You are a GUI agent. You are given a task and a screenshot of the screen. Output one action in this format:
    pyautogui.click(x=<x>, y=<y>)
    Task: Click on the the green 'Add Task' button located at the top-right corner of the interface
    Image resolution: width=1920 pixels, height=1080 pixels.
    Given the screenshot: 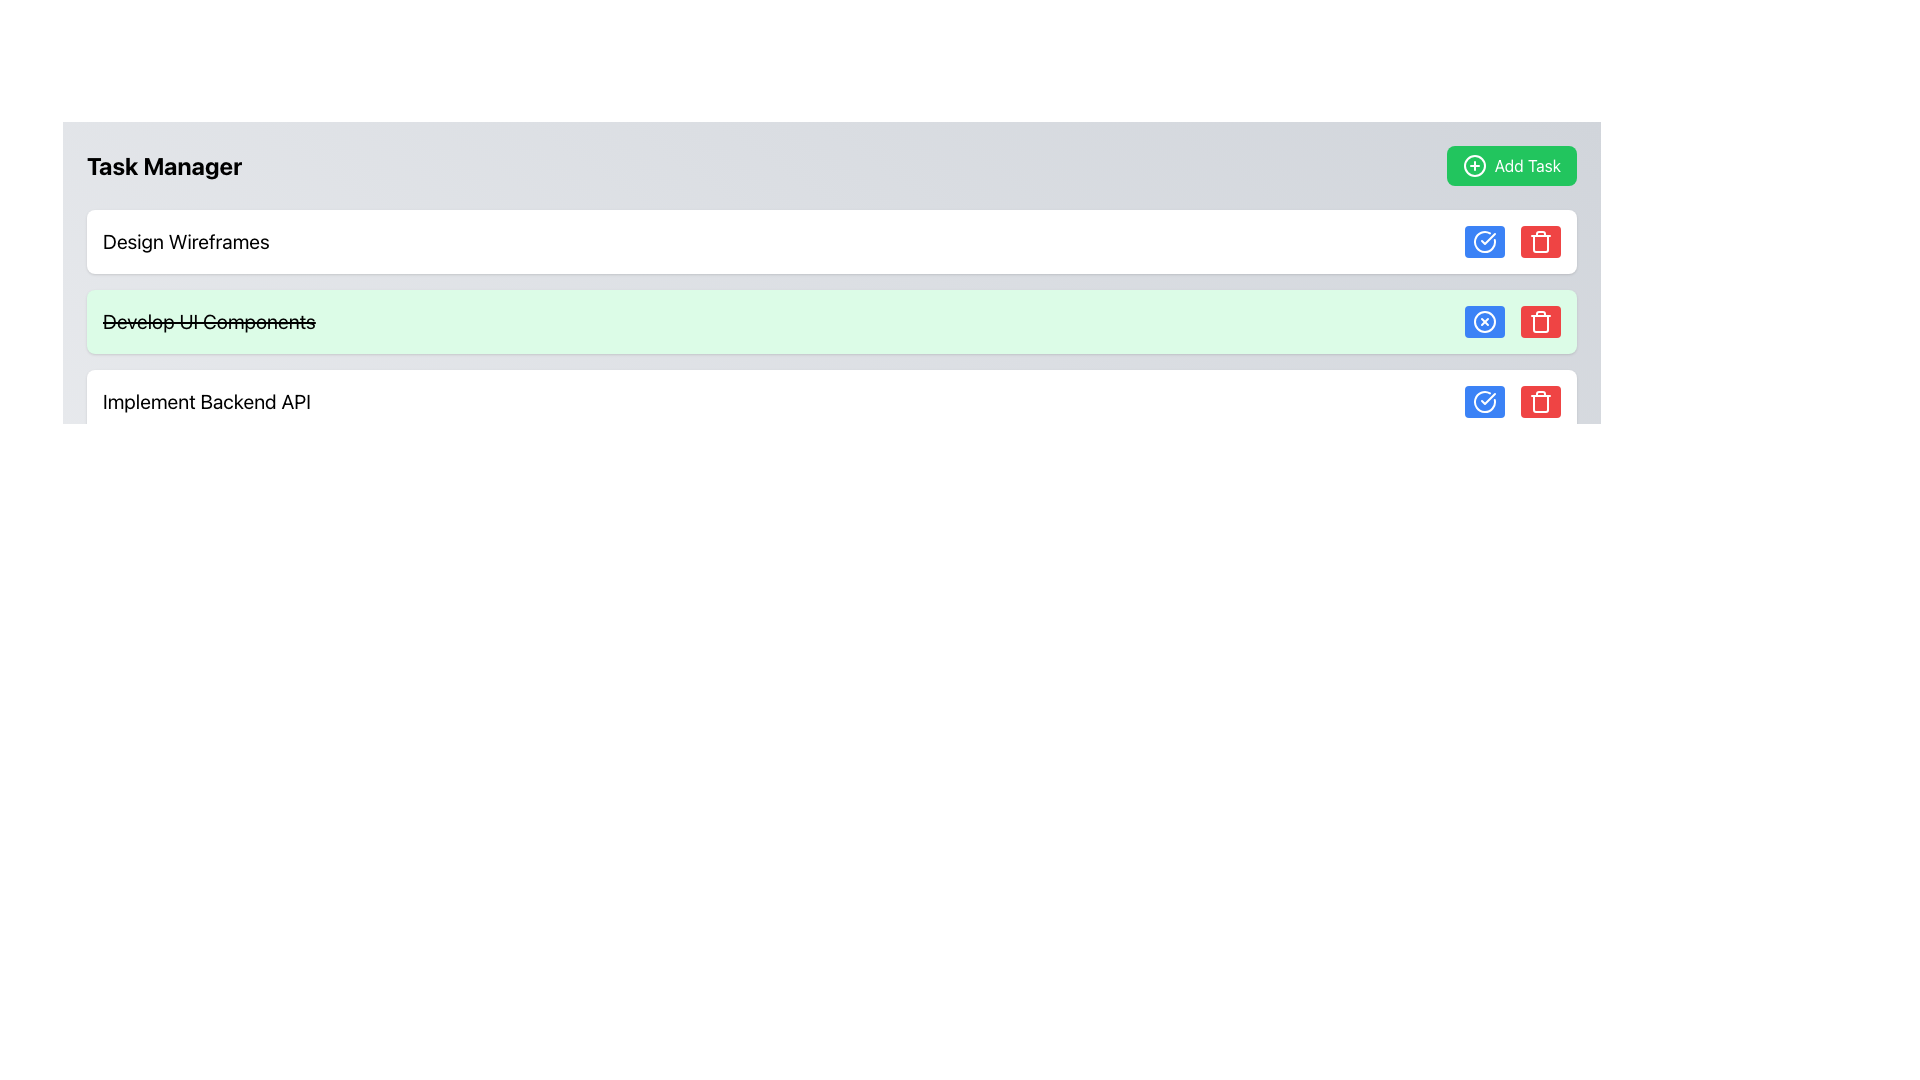 What is the action you would take?
    pyautogui.click(x=1511, y=164)
    